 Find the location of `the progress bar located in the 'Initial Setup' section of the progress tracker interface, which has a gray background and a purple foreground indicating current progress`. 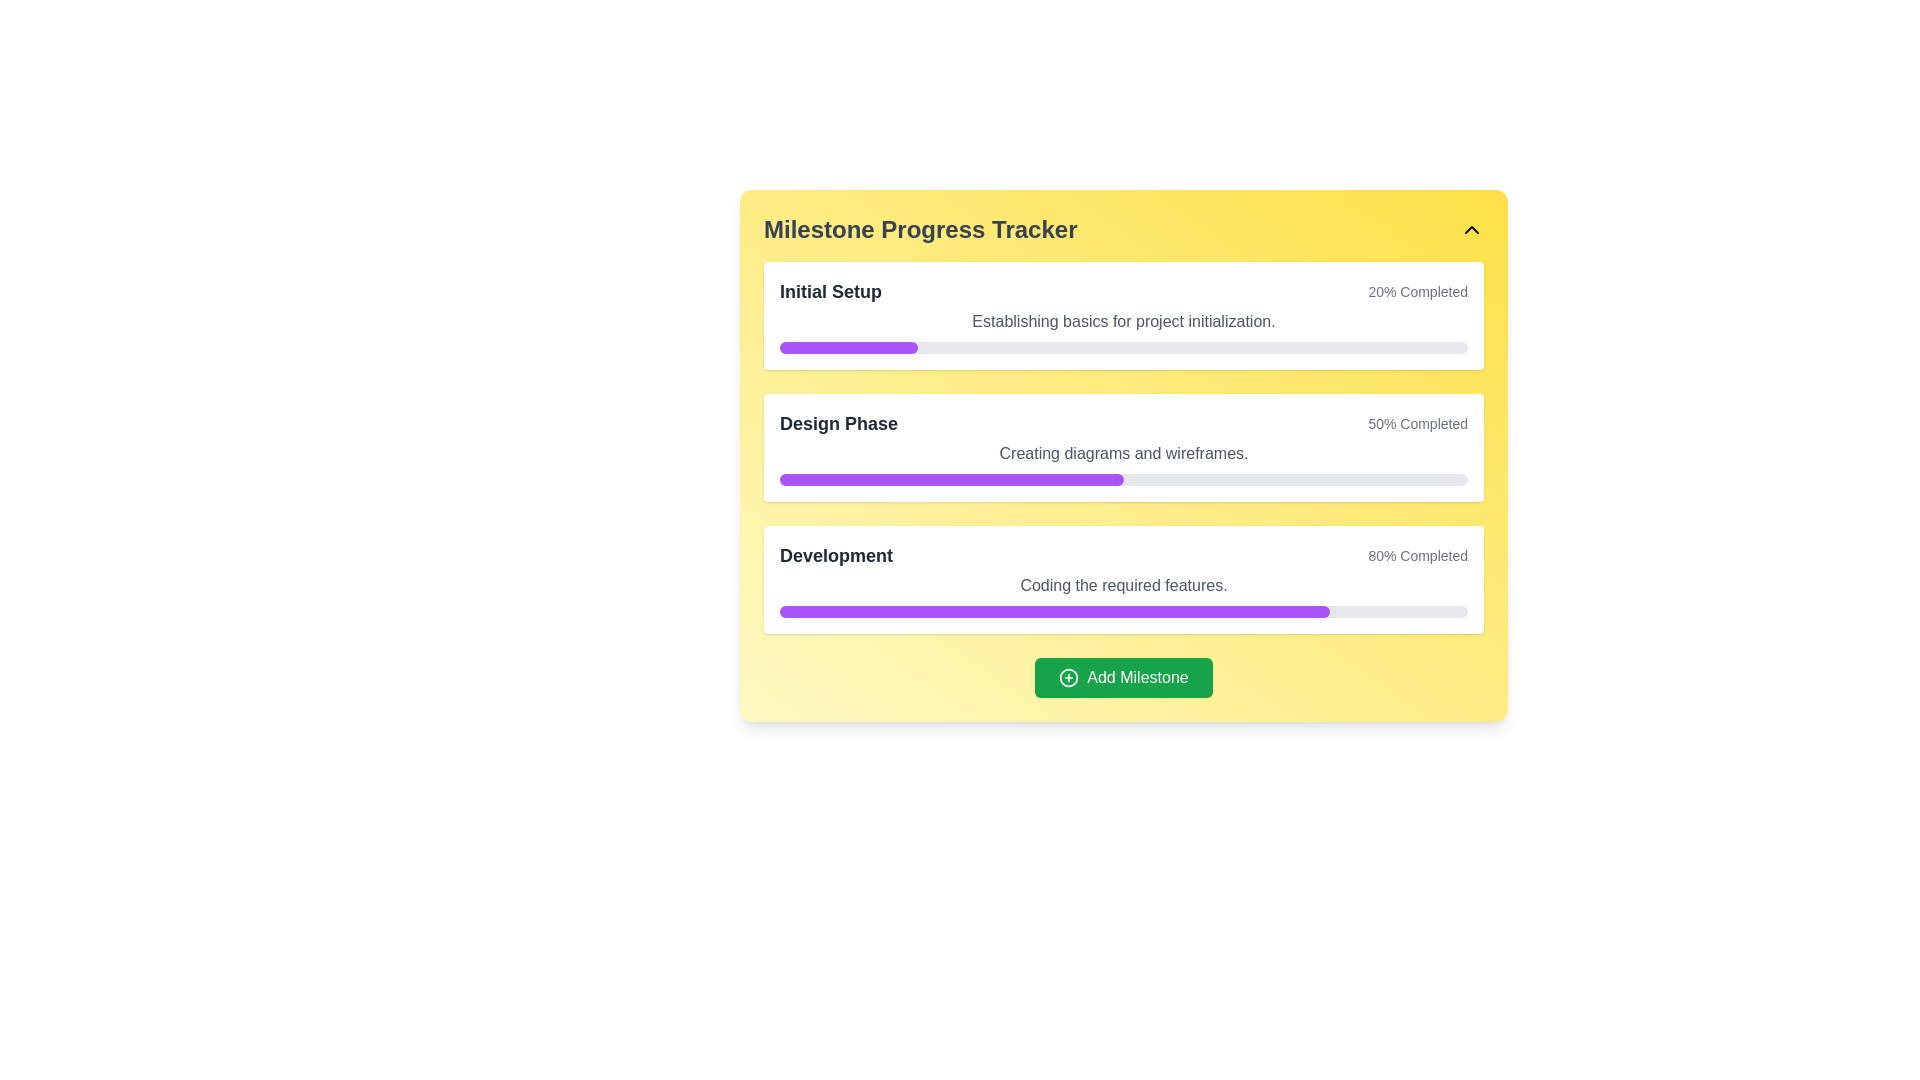

the progress bar located in the 'Initial Setup' section of the progress tracker interface, which has a gray background and a purple foreground indicating current progress is located at coordinates (1123, 346).